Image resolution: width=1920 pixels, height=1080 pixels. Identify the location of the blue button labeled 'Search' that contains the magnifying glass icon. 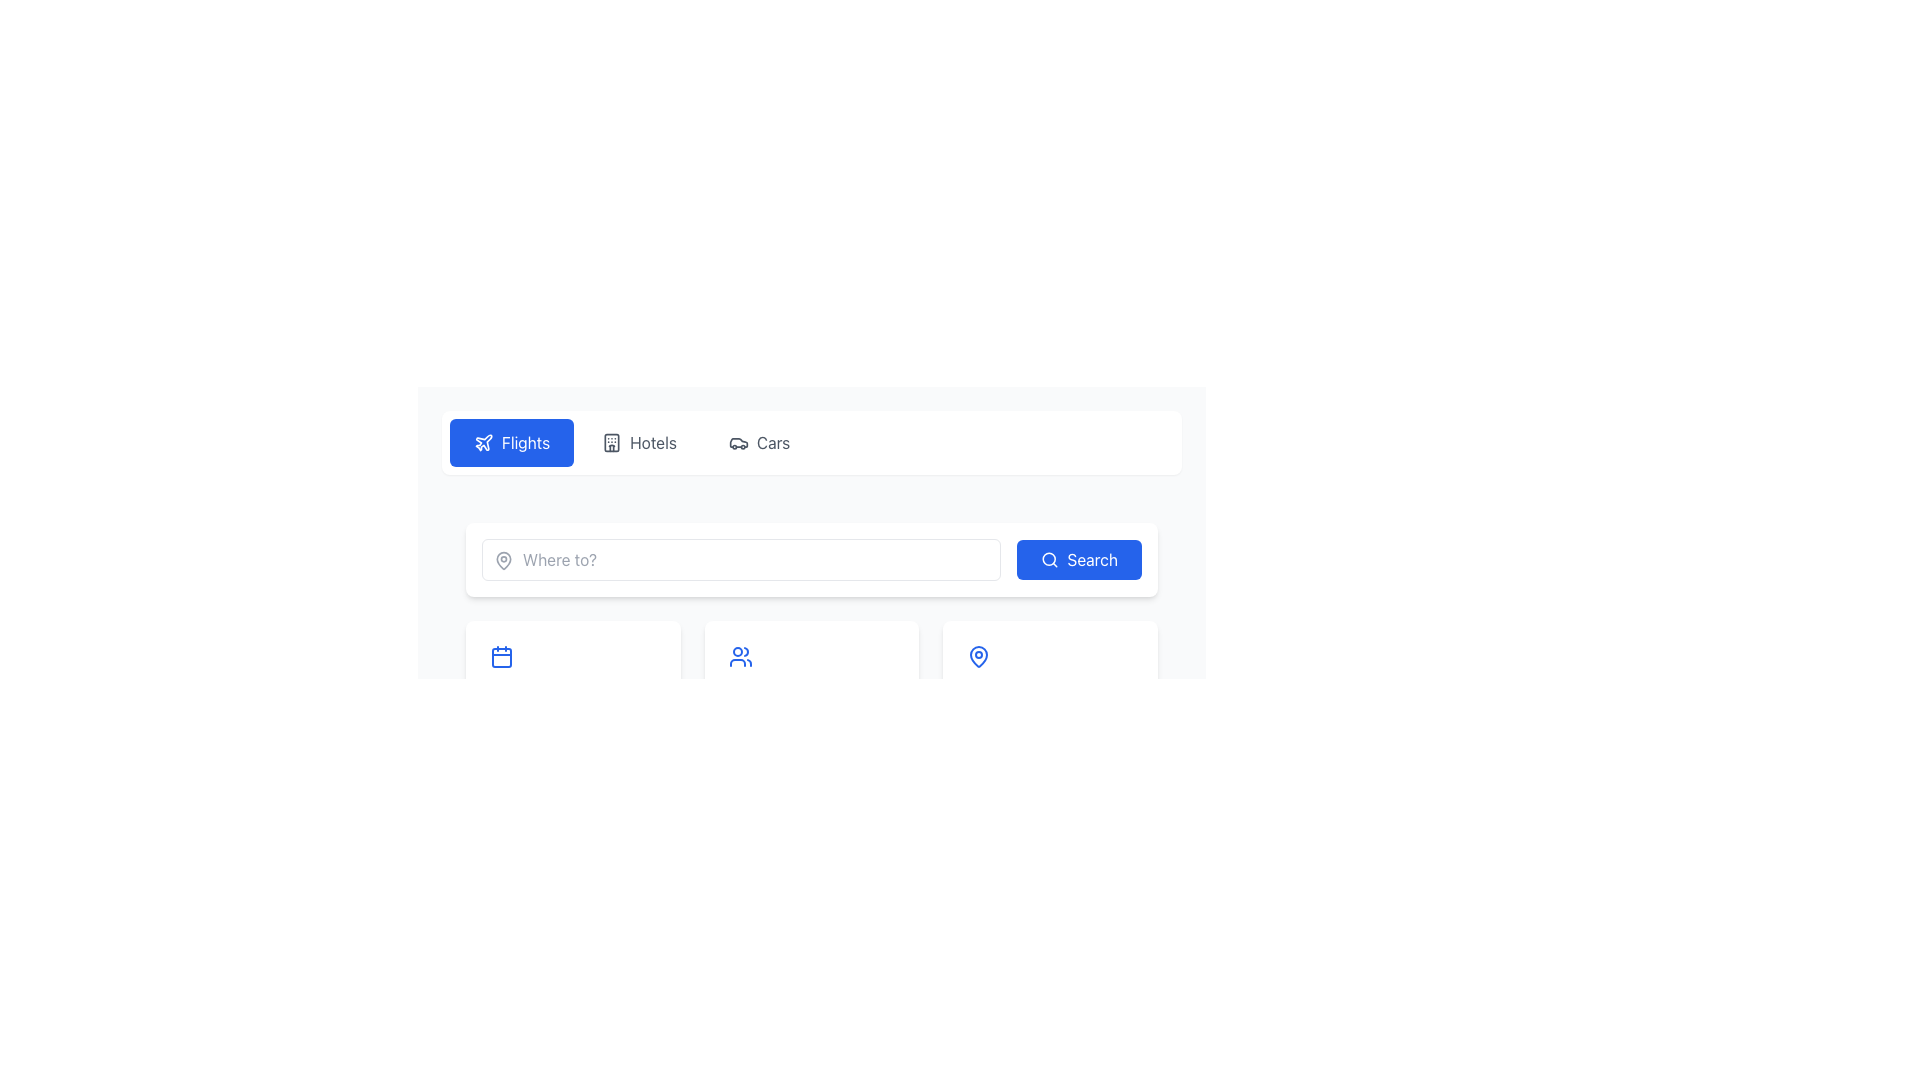
(1049, 559).